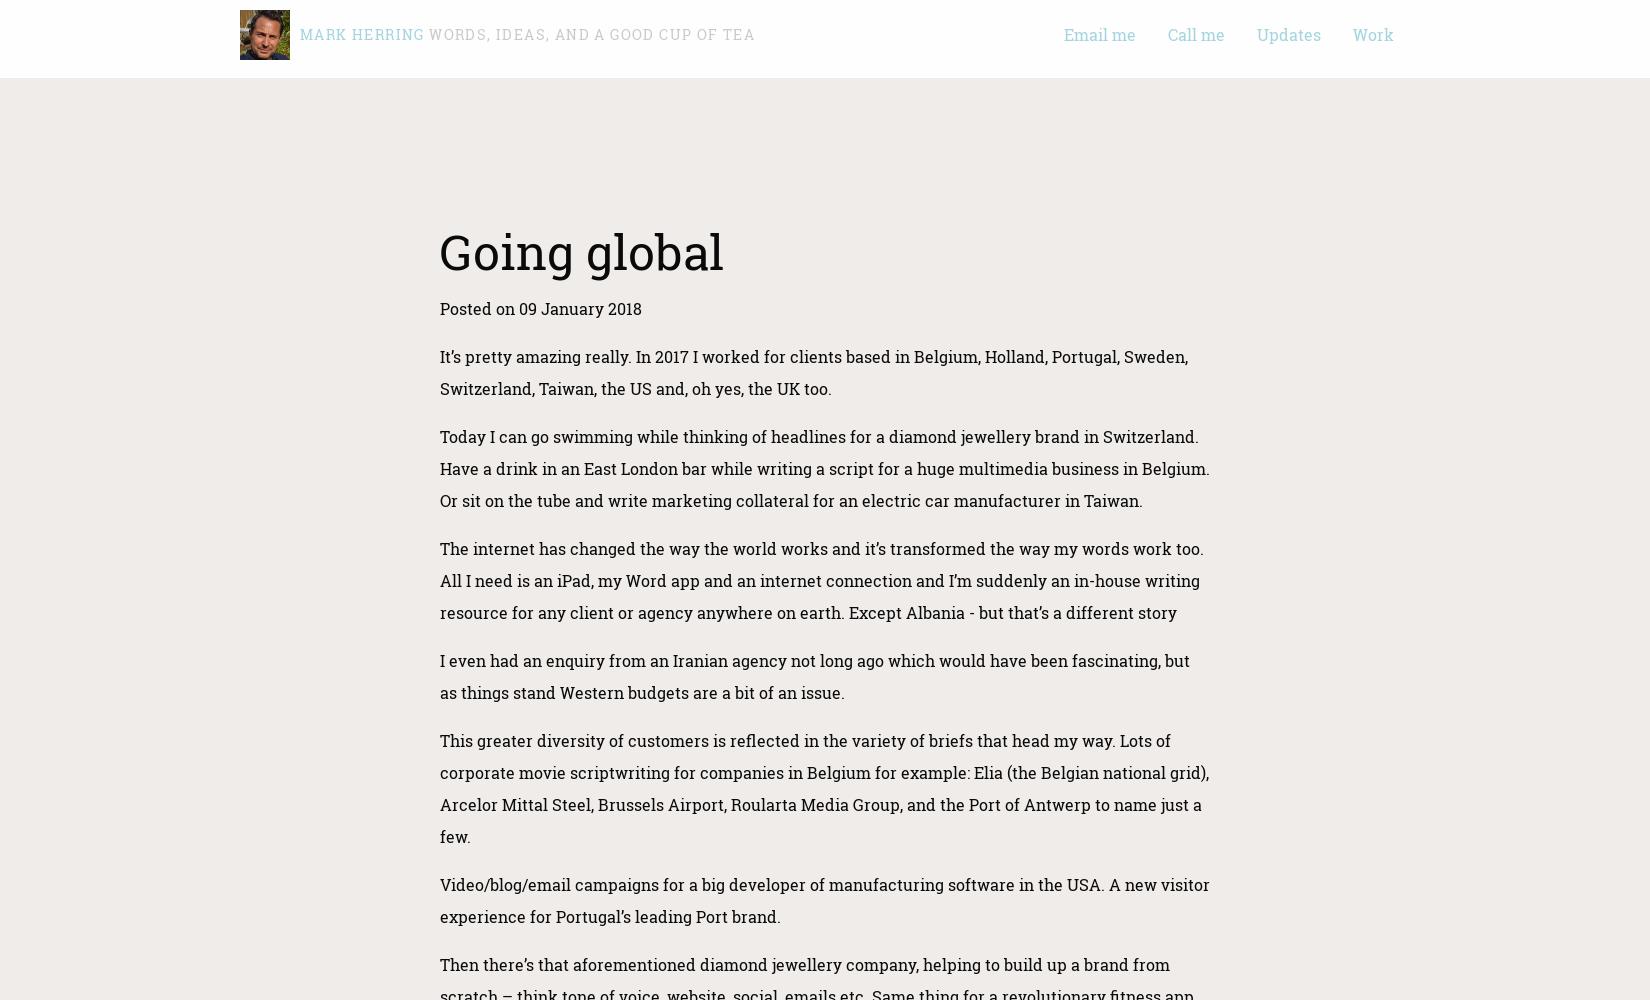  Describe the element at coordinates (813, 676) in the screenshot. I see `'I even had an enquiry from an Iranian agency not long ago which would have been fascinating, but as things stand Western budgets are a bit of an issue.'` at that location.